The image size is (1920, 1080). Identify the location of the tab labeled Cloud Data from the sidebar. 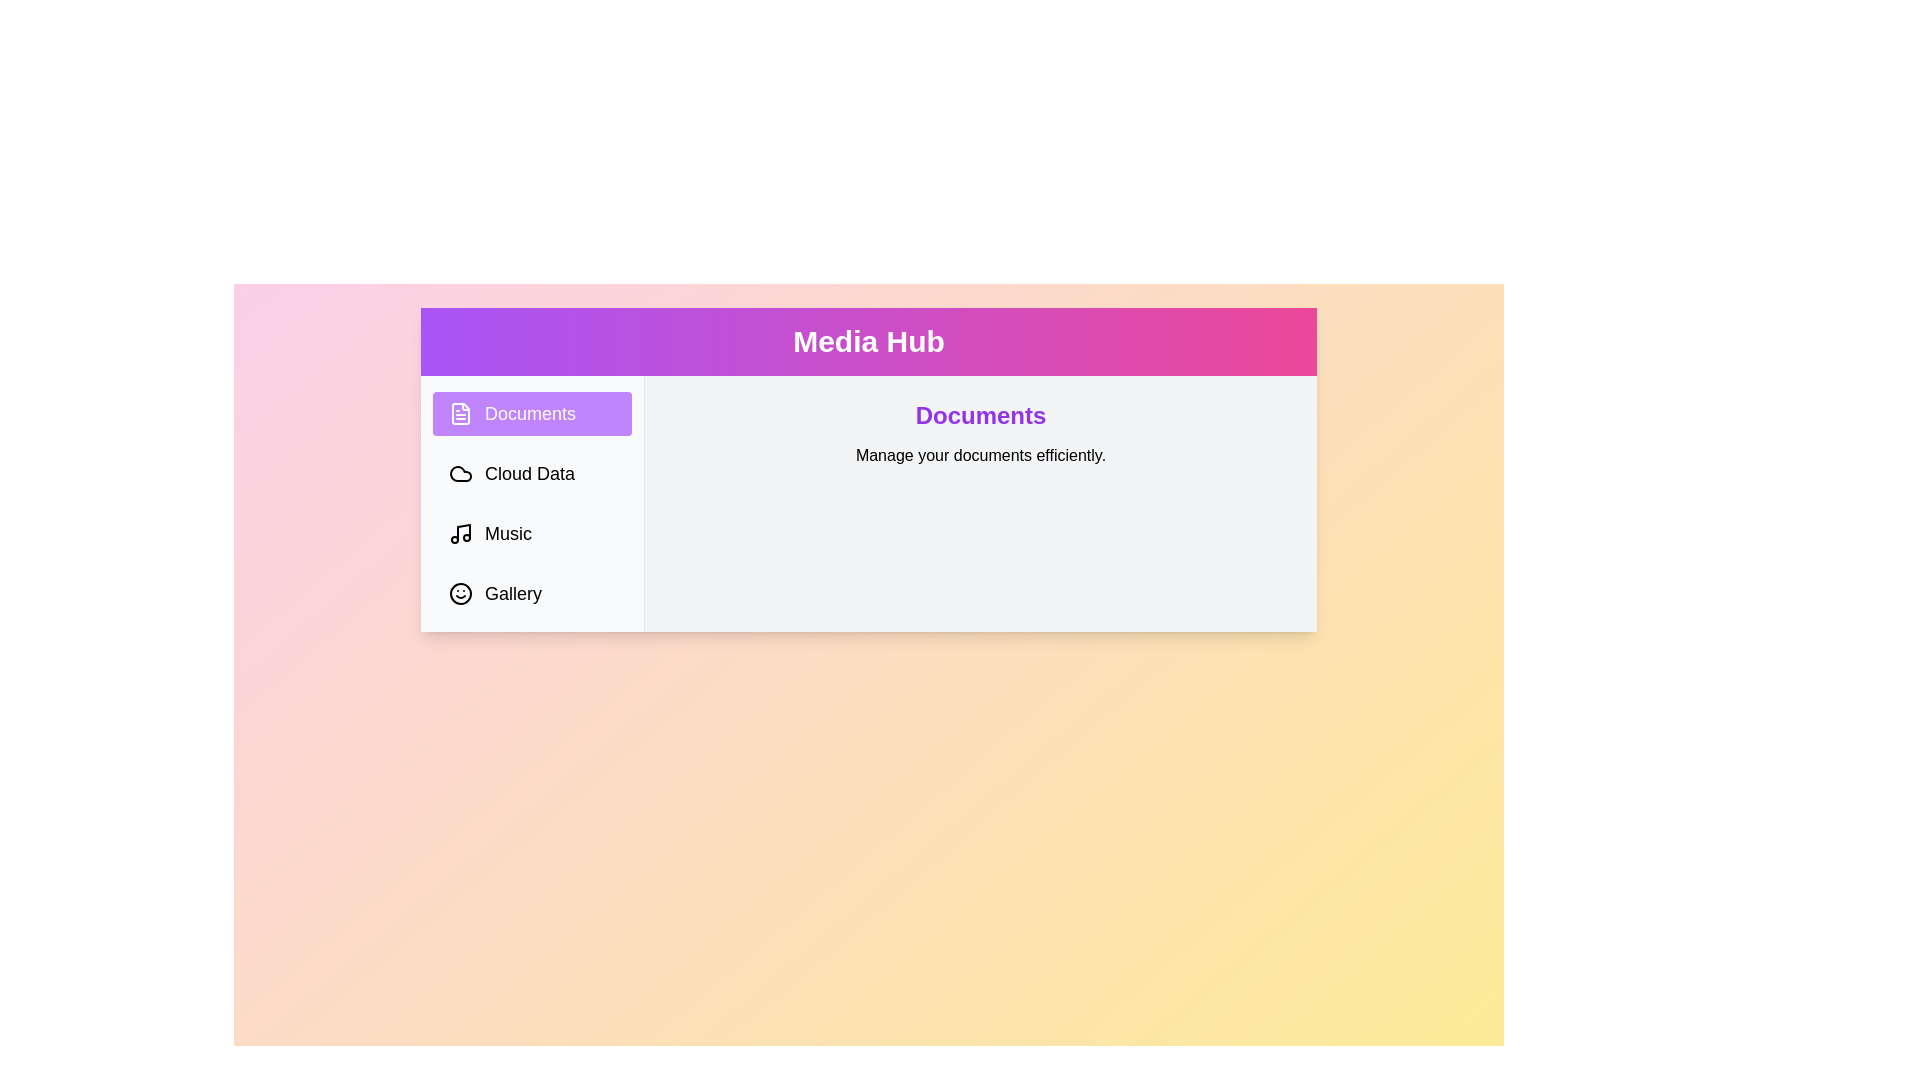
(532, 474).